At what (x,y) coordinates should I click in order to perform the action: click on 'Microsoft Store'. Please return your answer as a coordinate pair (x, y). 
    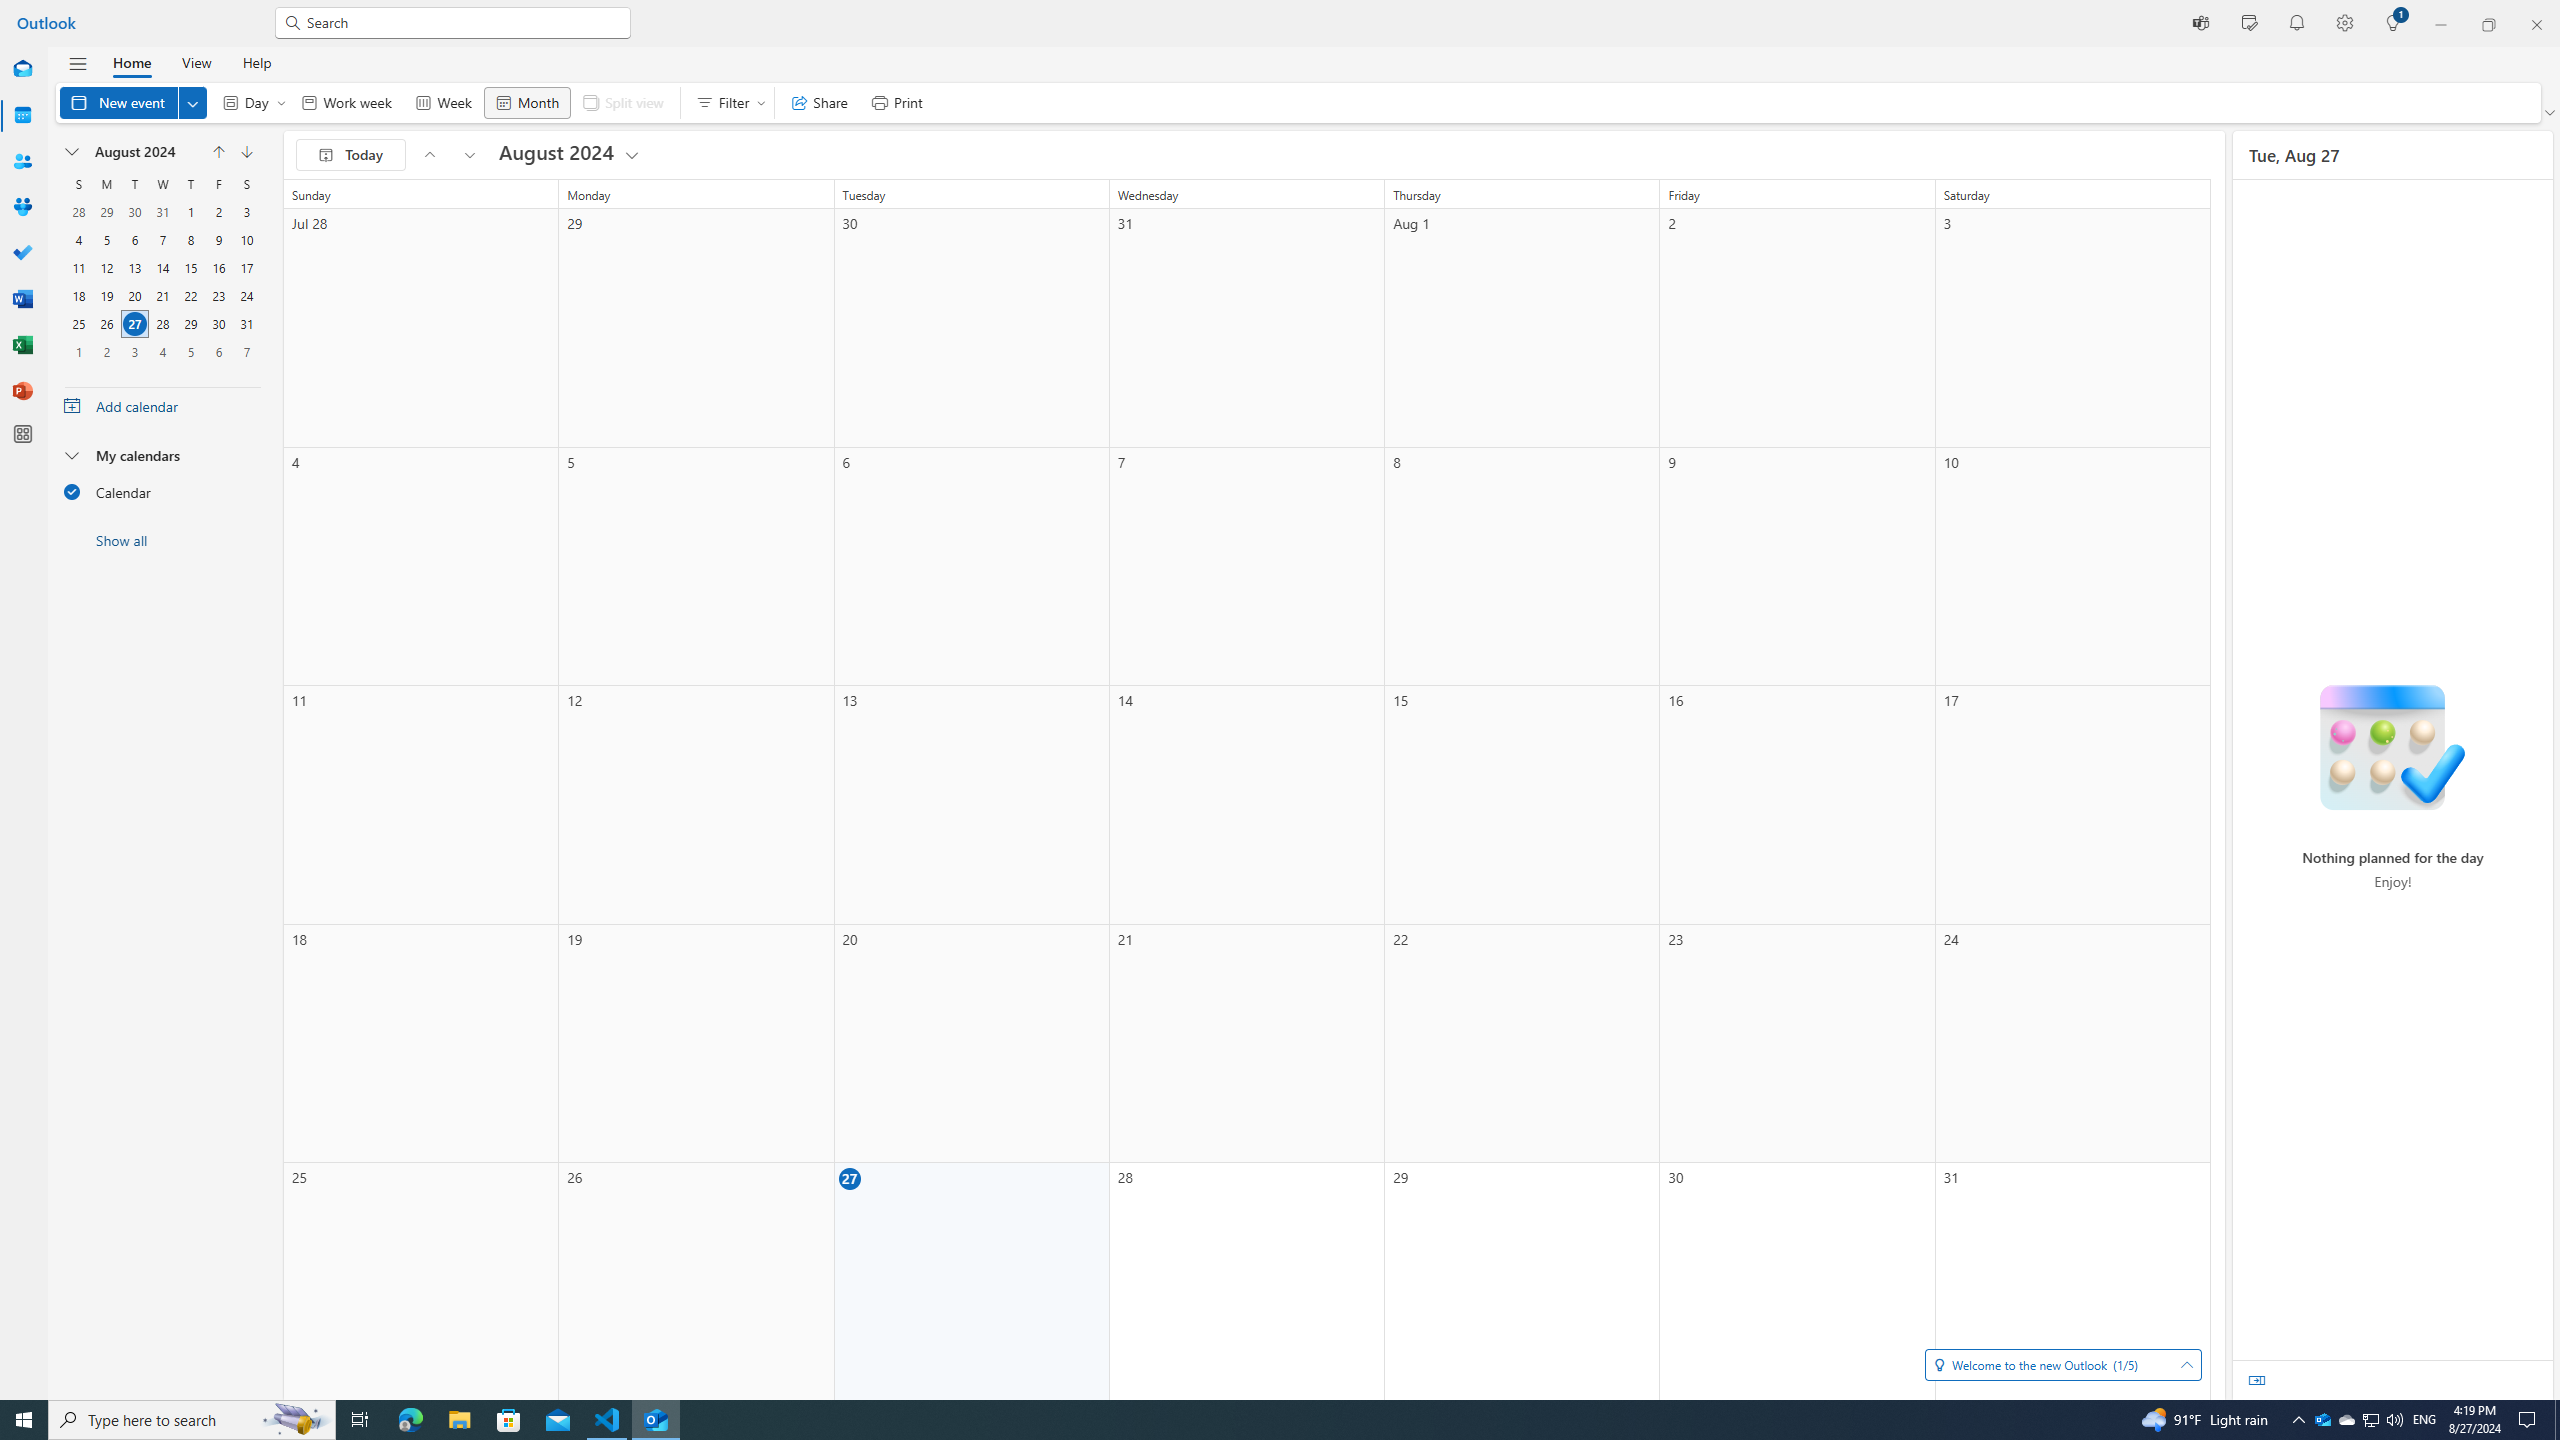
    Looking at the image, I should click on (509, 1418).